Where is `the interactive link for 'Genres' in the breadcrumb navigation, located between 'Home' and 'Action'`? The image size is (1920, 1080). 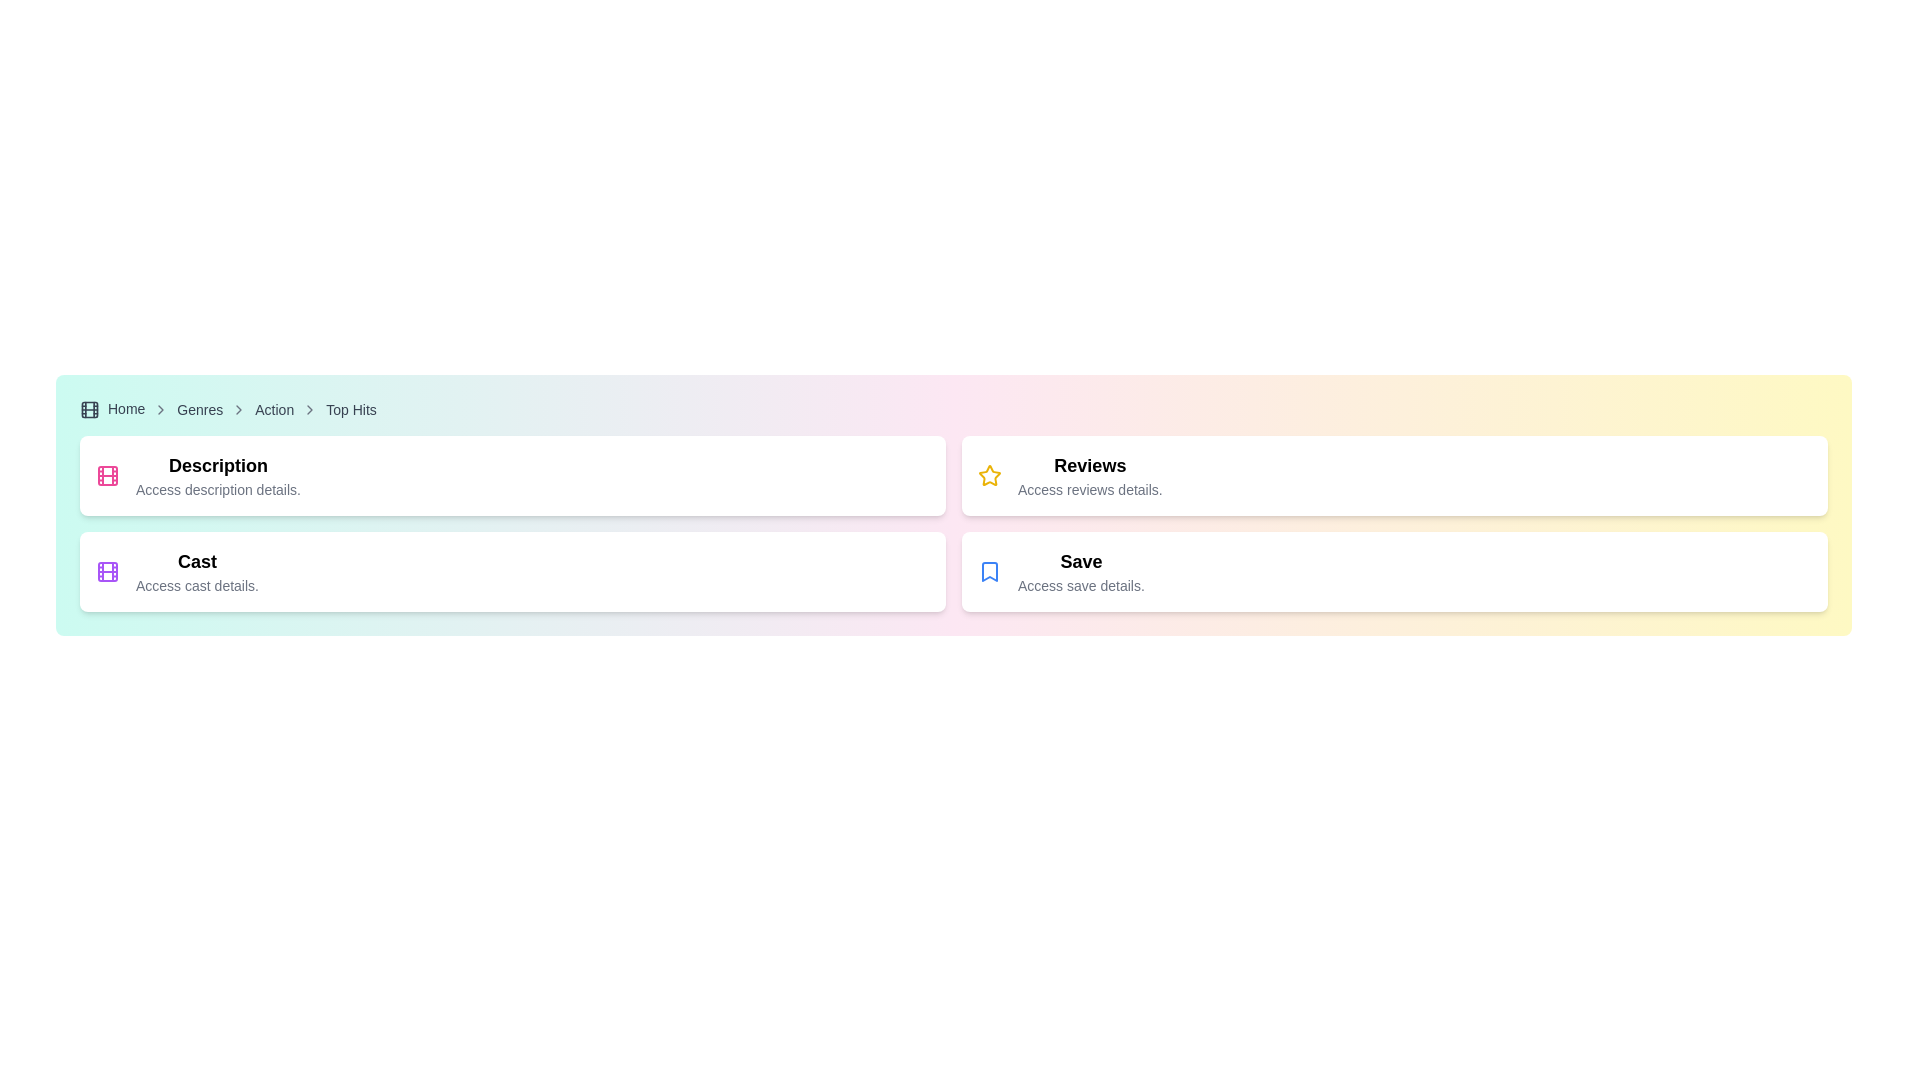
the interactive link for 'Genres' in the breadcrumb navigation, located between 'Home' and 'Action' is located at coordinates (200, 408).